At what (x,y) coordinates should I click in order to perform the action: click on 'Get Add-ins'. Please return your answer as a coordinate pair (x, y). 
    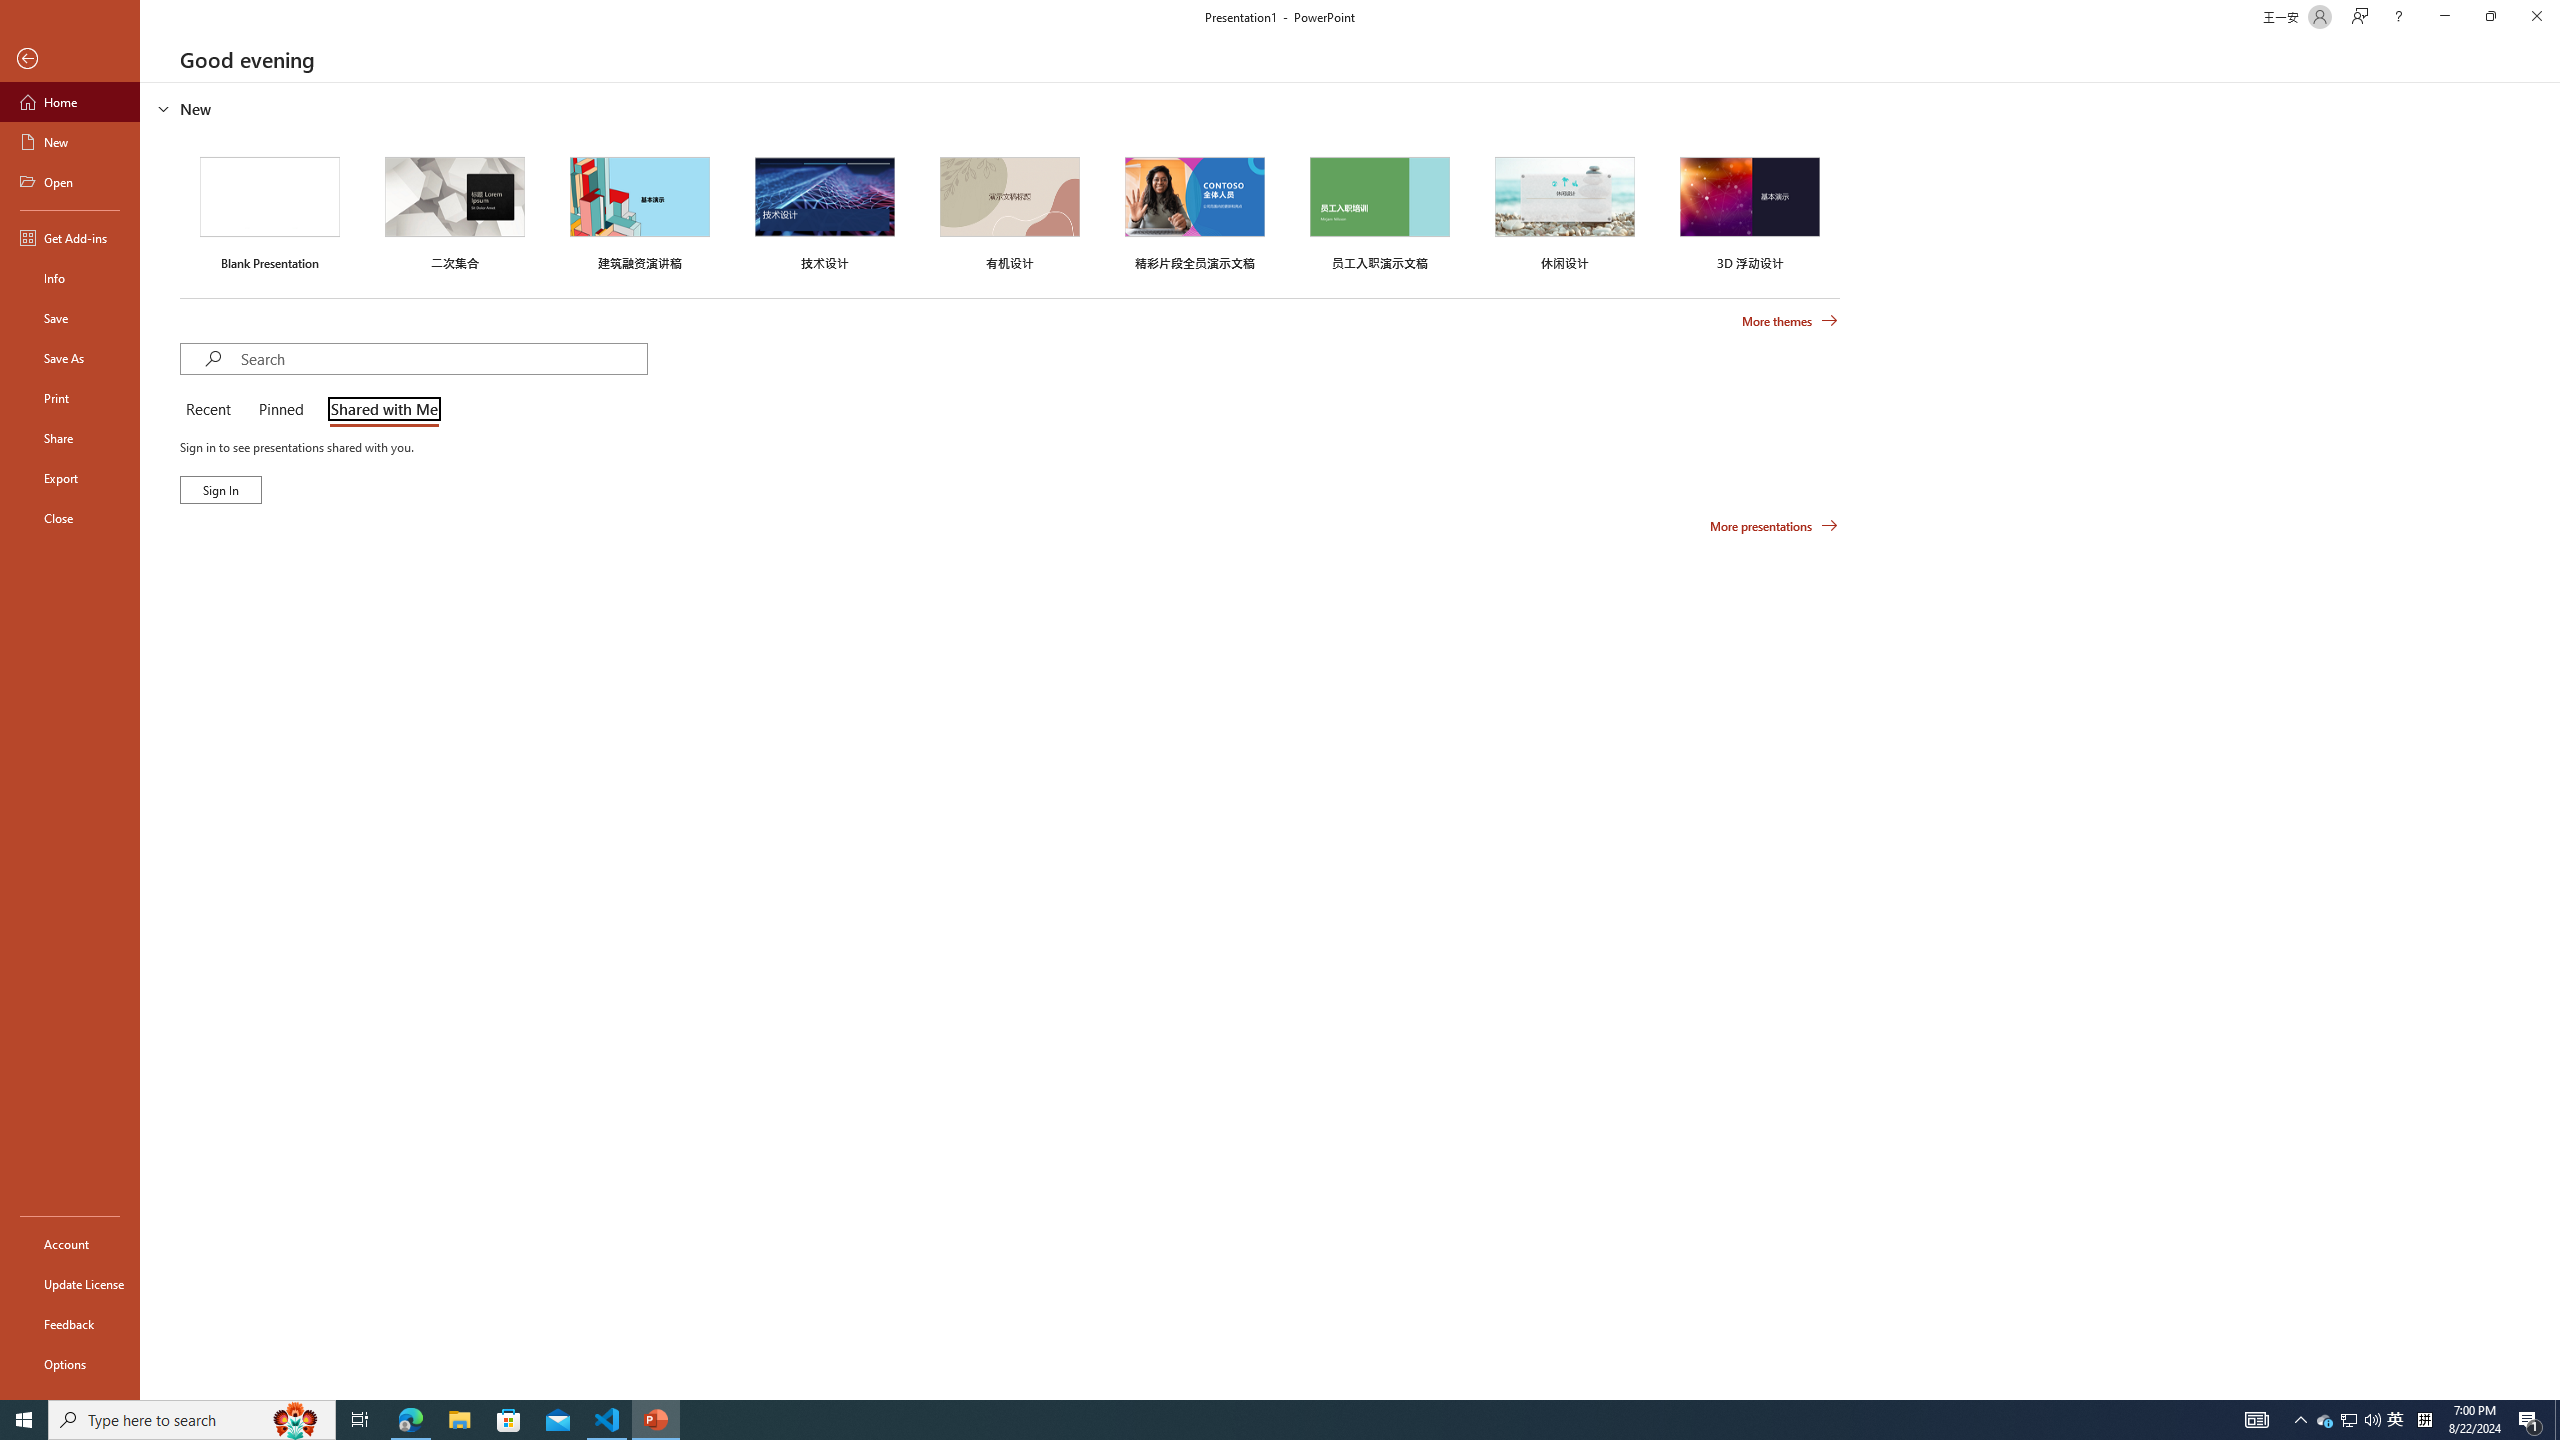
    Looking at the image, I should click on (69, 237).